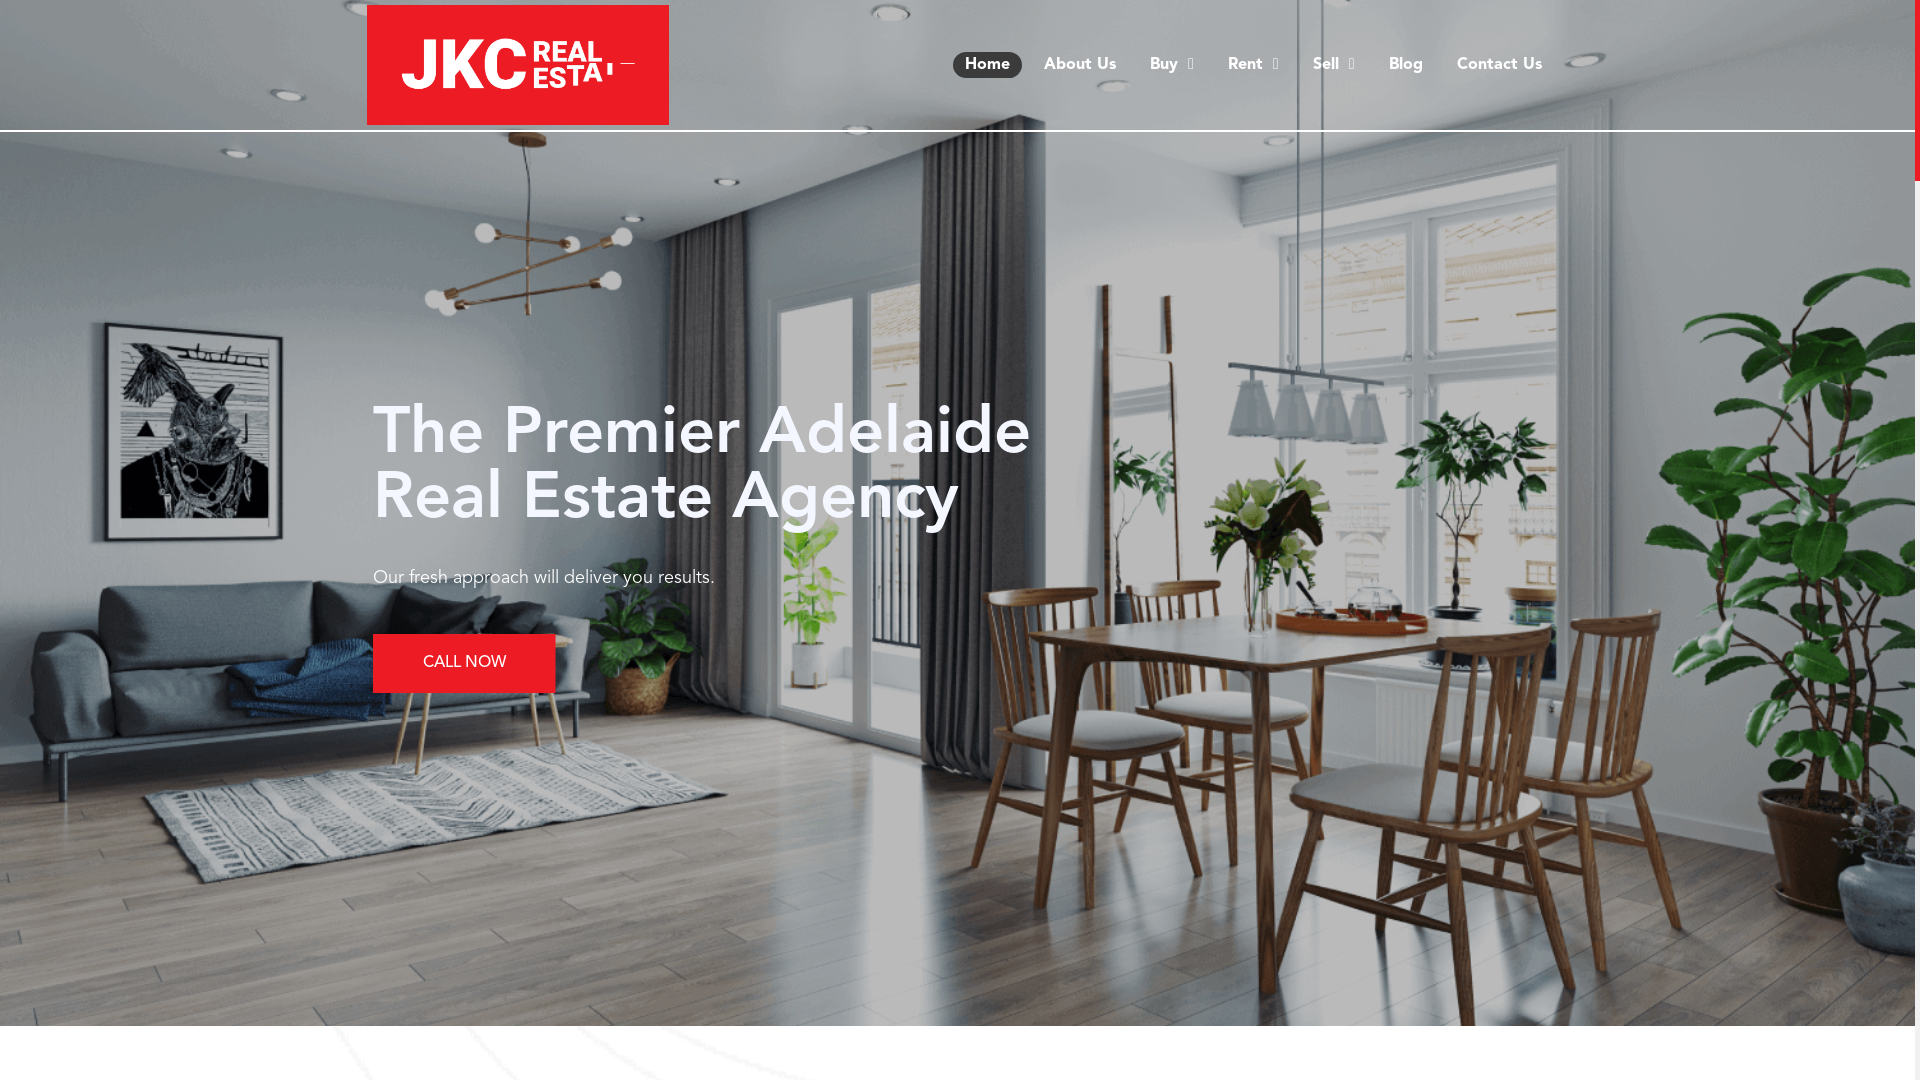 The image size is (1920, 1080). Describe the element at coordinates (1334, 64) in the screenshot. I see `'Sell'` at that location.